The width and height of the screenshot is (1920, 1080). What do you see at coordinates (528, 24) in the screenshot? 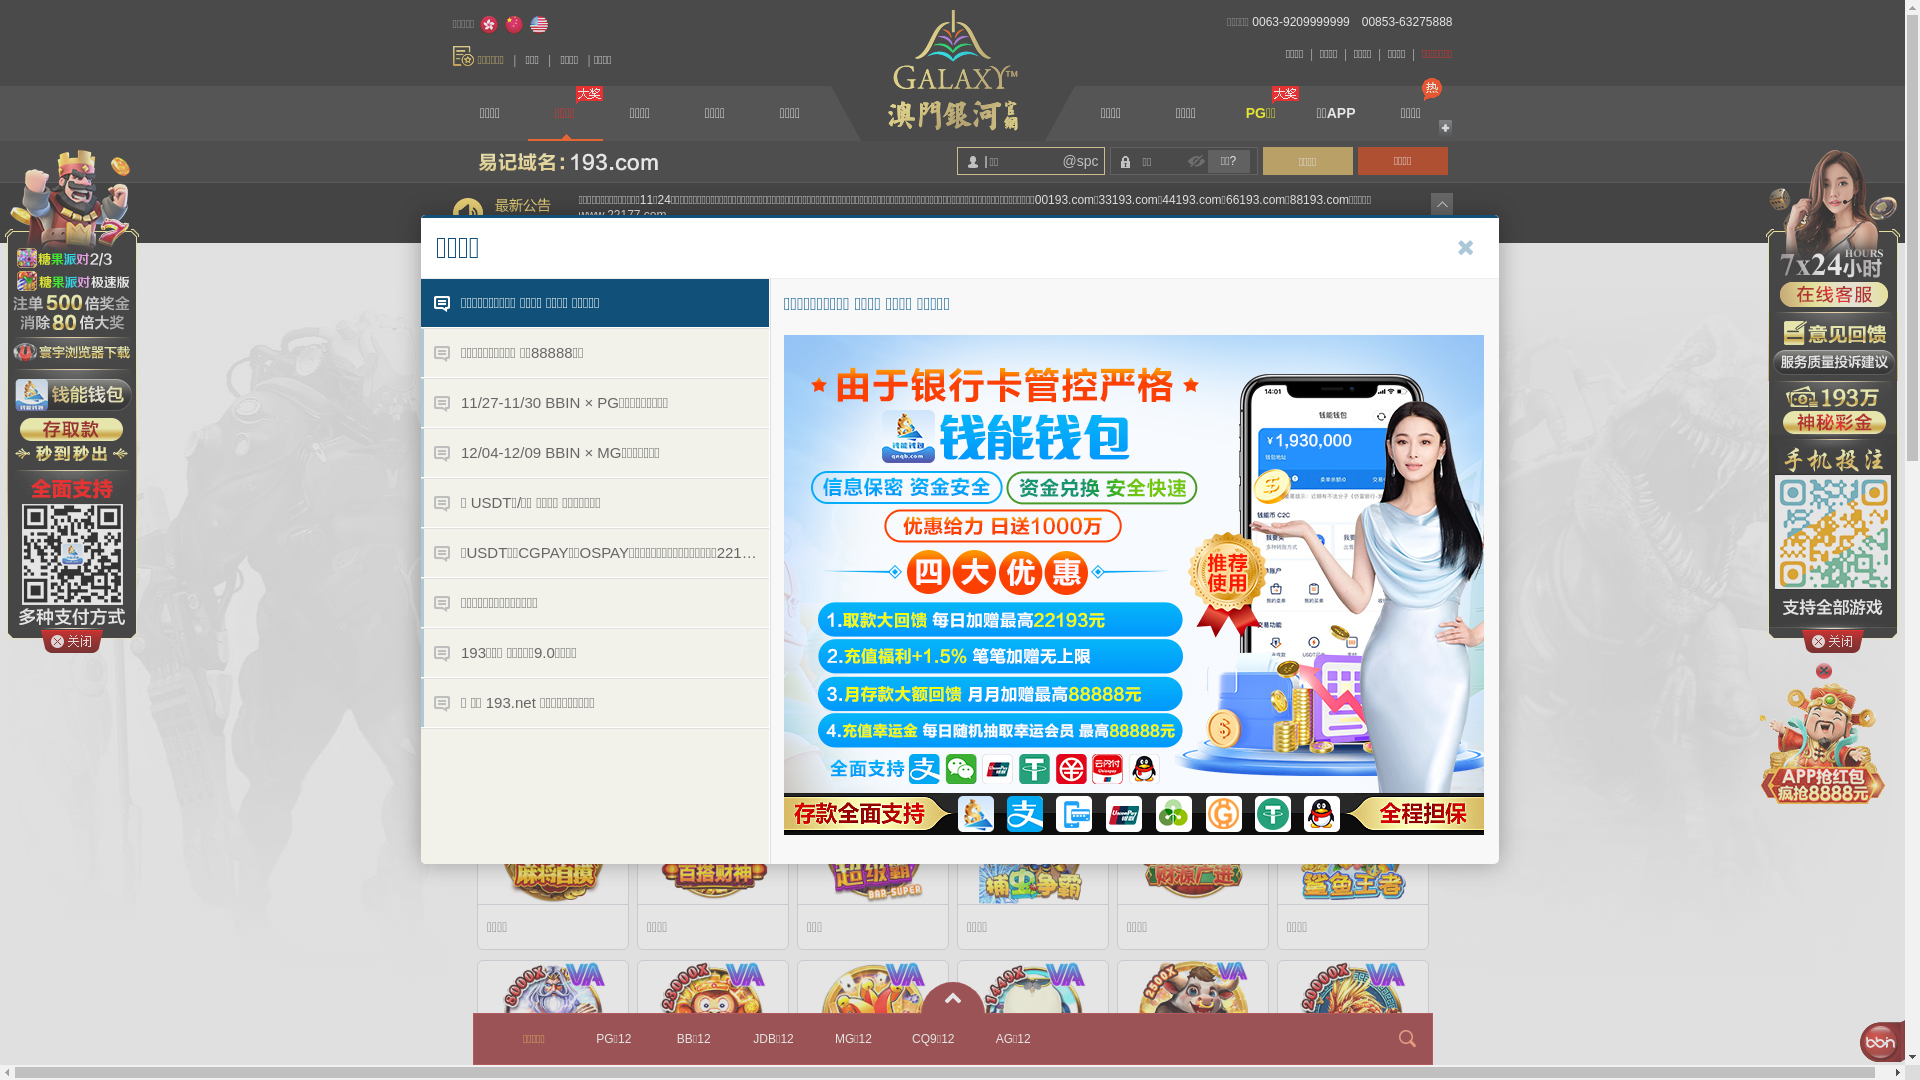
I see `'English'` at bounding box center [528, 24].